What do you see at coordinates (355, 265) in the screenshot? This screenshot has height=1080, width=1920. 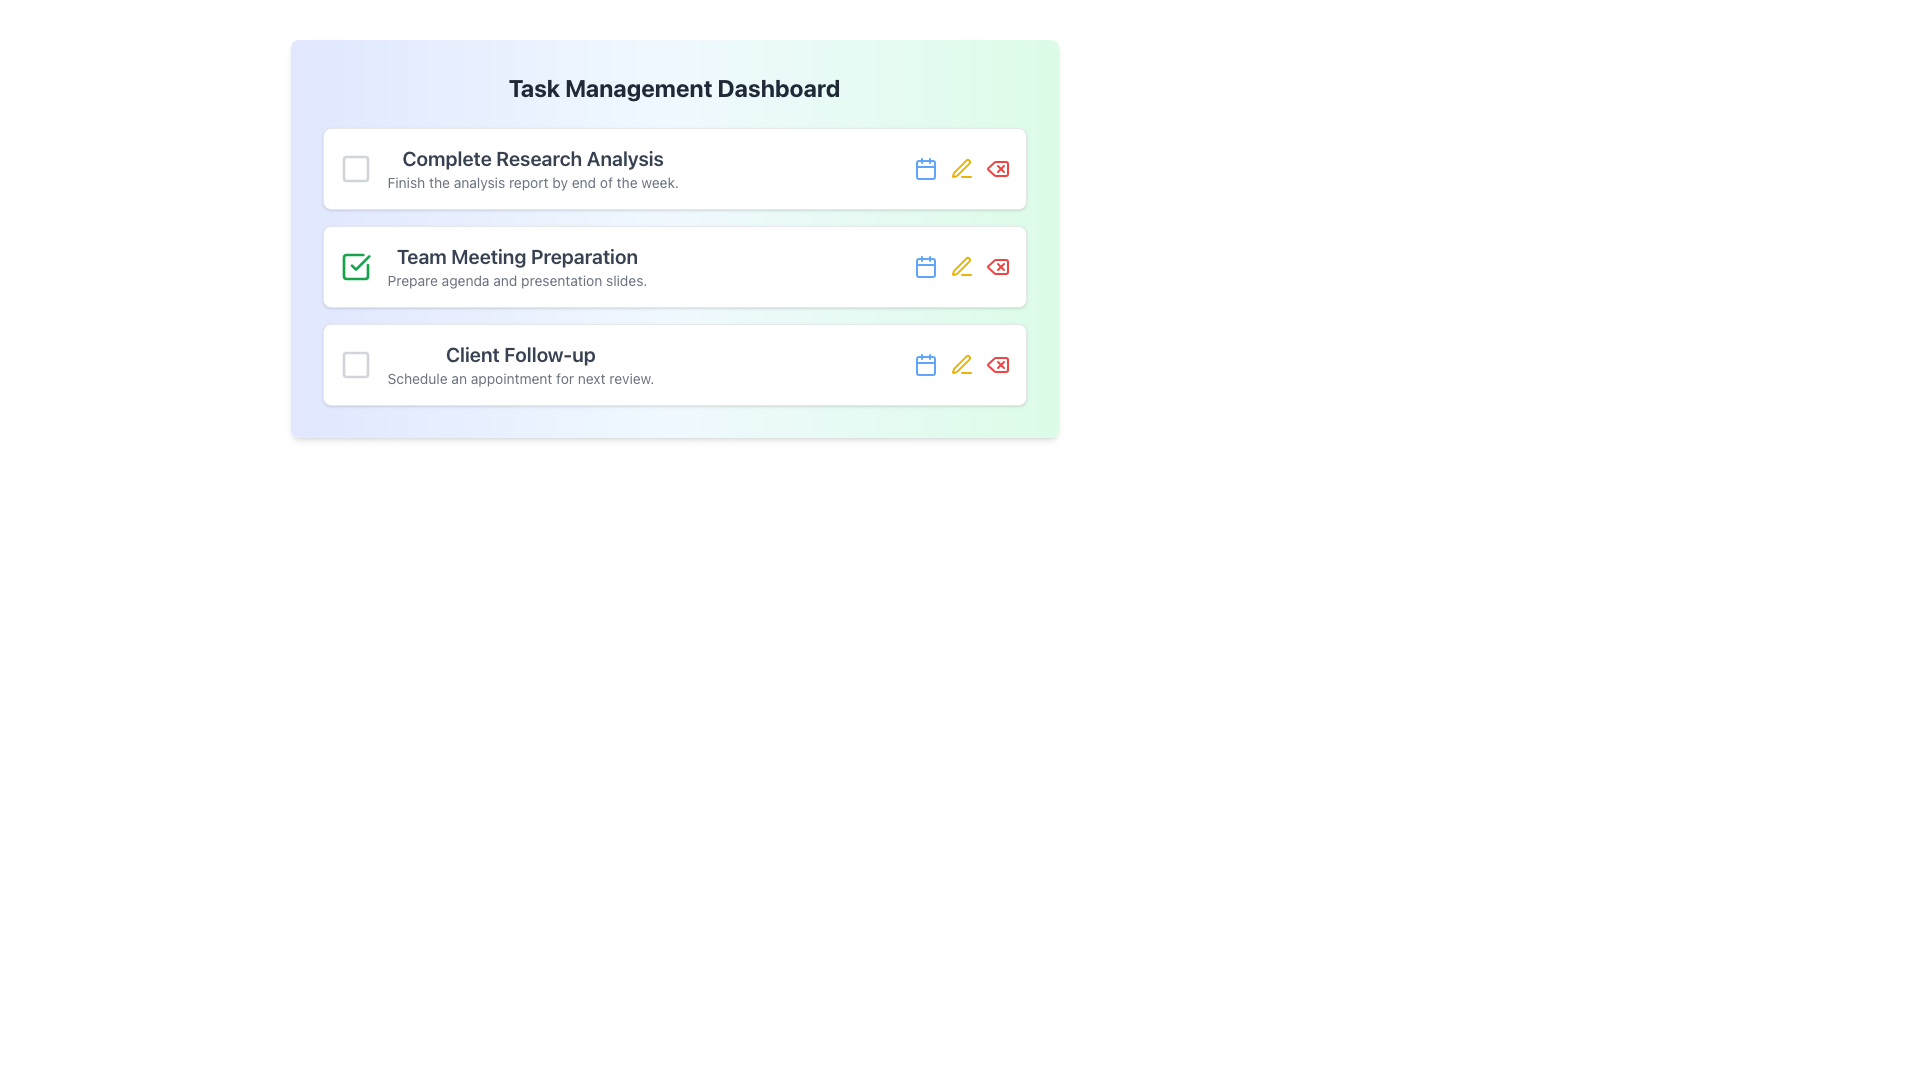 I see `the green square with rounded corners in the checklist interface that marks the 'Team Meeting Preparation' task as completed or selected` at bounding box center [355, 265].